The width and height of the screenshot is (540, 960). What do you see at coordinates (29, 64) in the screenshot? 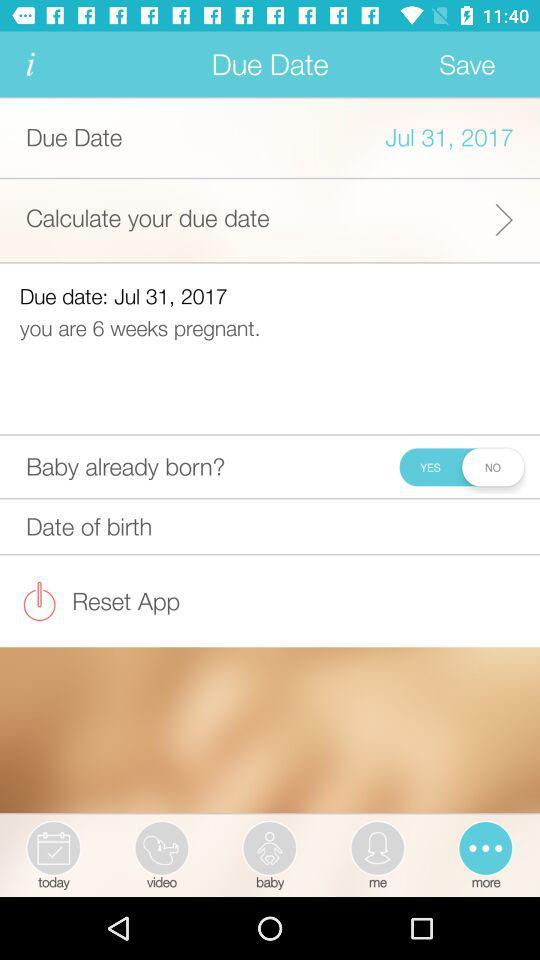
I see `more information` at bounding box center [29, 64].